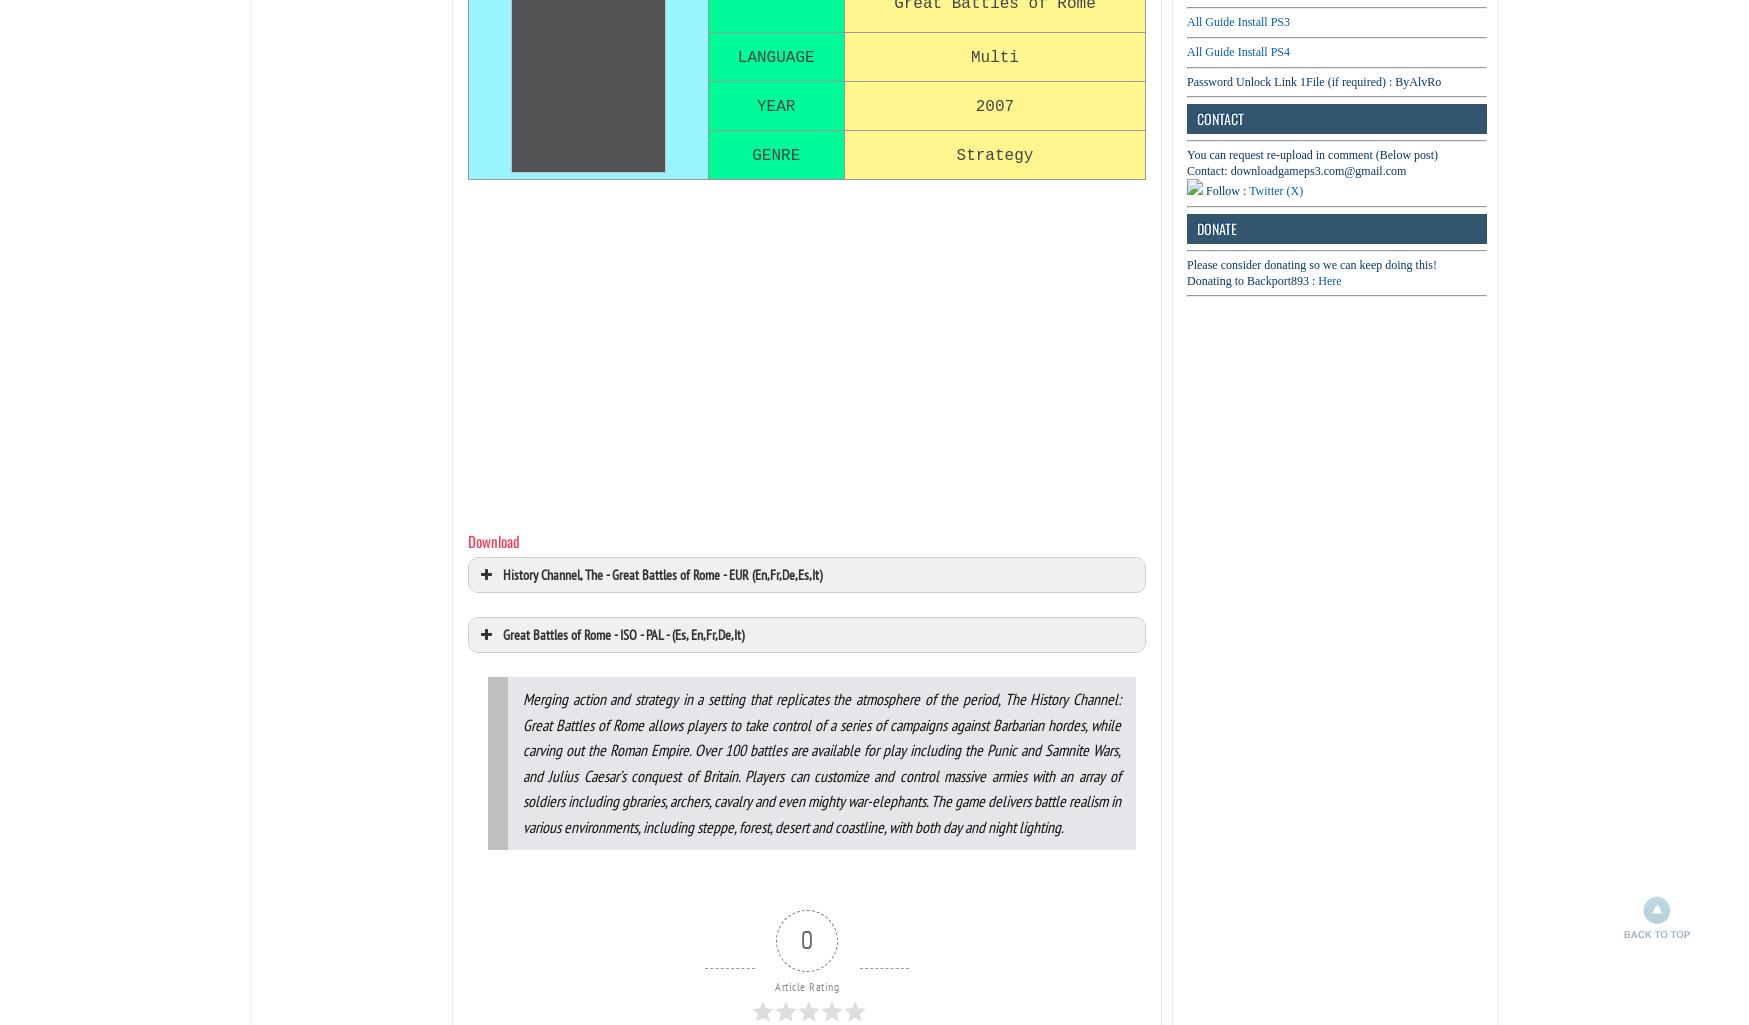 This screenshot has width=1749, height=1025. Describe the element at coordinates (992, 55) in the screenshot. I see `'Multi'` at that location.